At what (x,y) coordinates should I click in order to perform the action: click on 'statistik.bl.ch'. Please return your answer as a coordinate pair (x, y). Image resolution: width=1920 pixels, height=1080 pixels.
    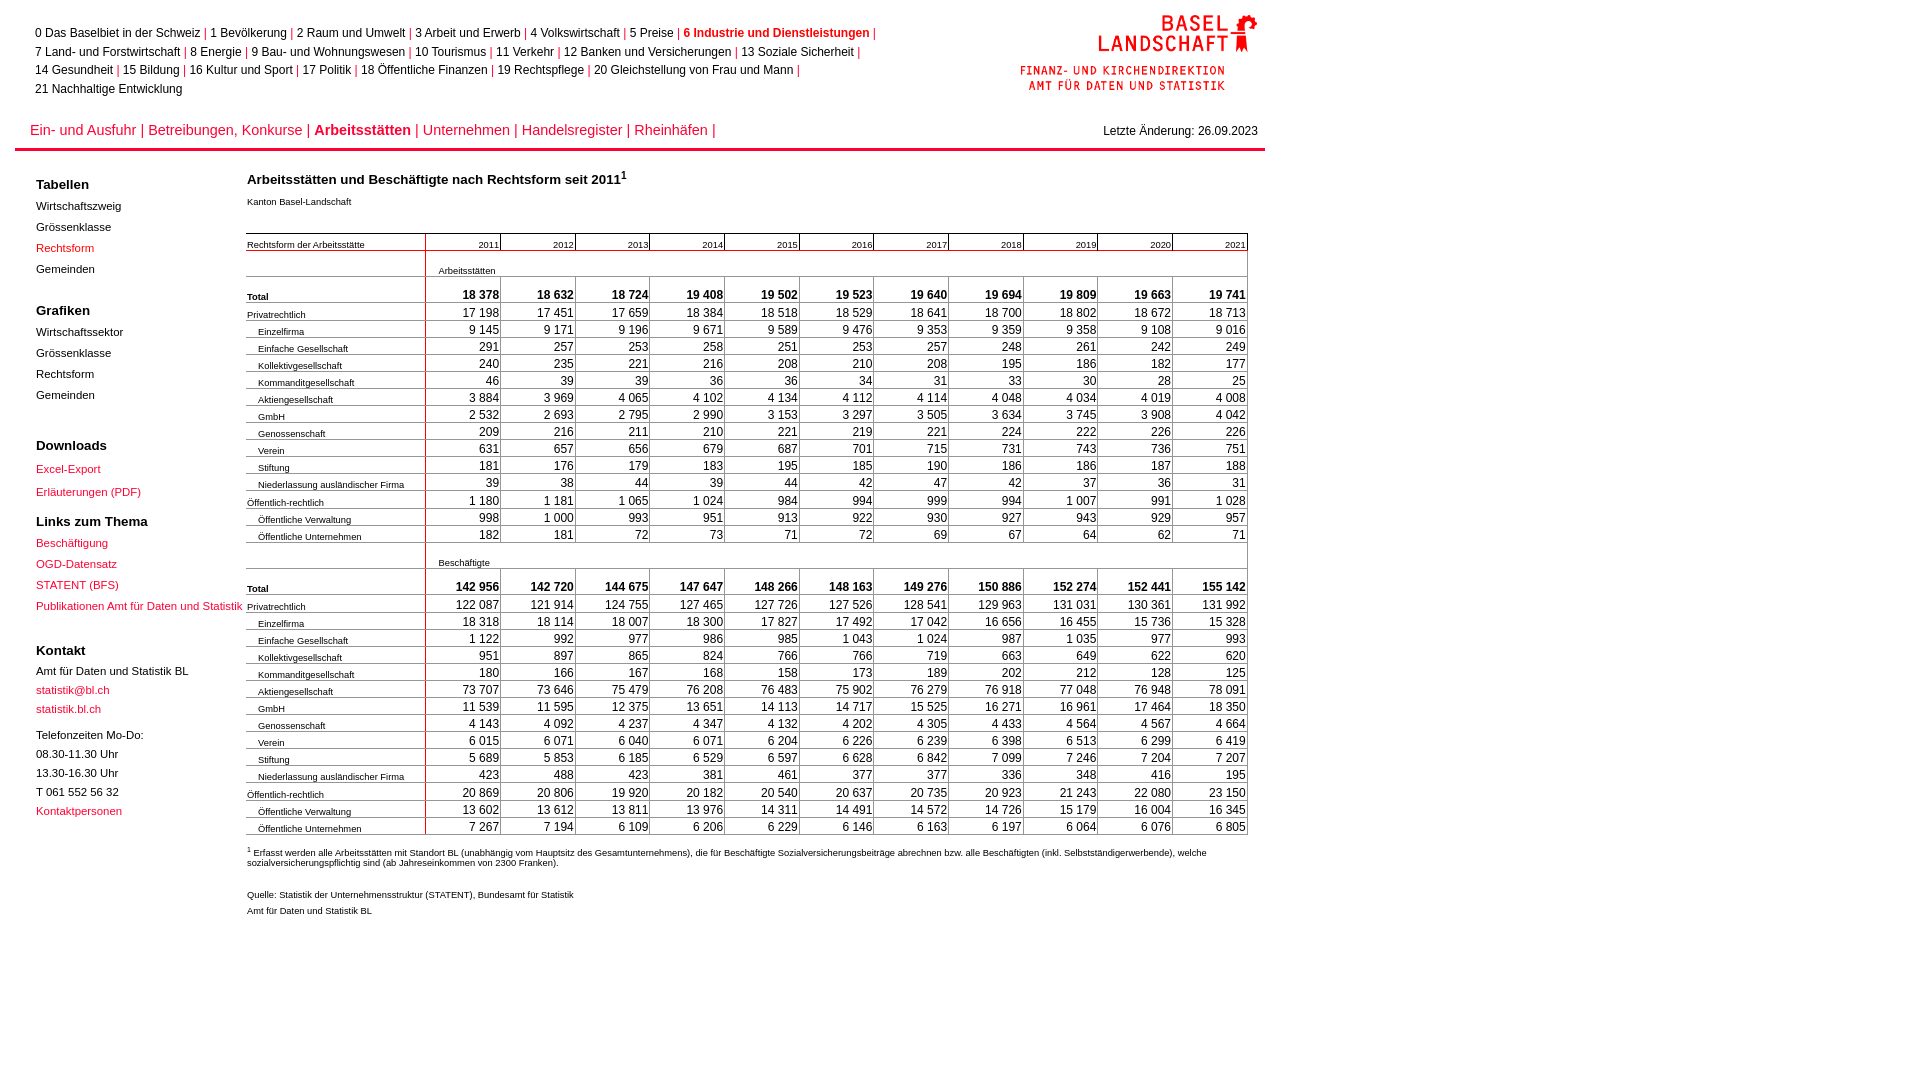
    Looking at the image, I should click on (68, 708).